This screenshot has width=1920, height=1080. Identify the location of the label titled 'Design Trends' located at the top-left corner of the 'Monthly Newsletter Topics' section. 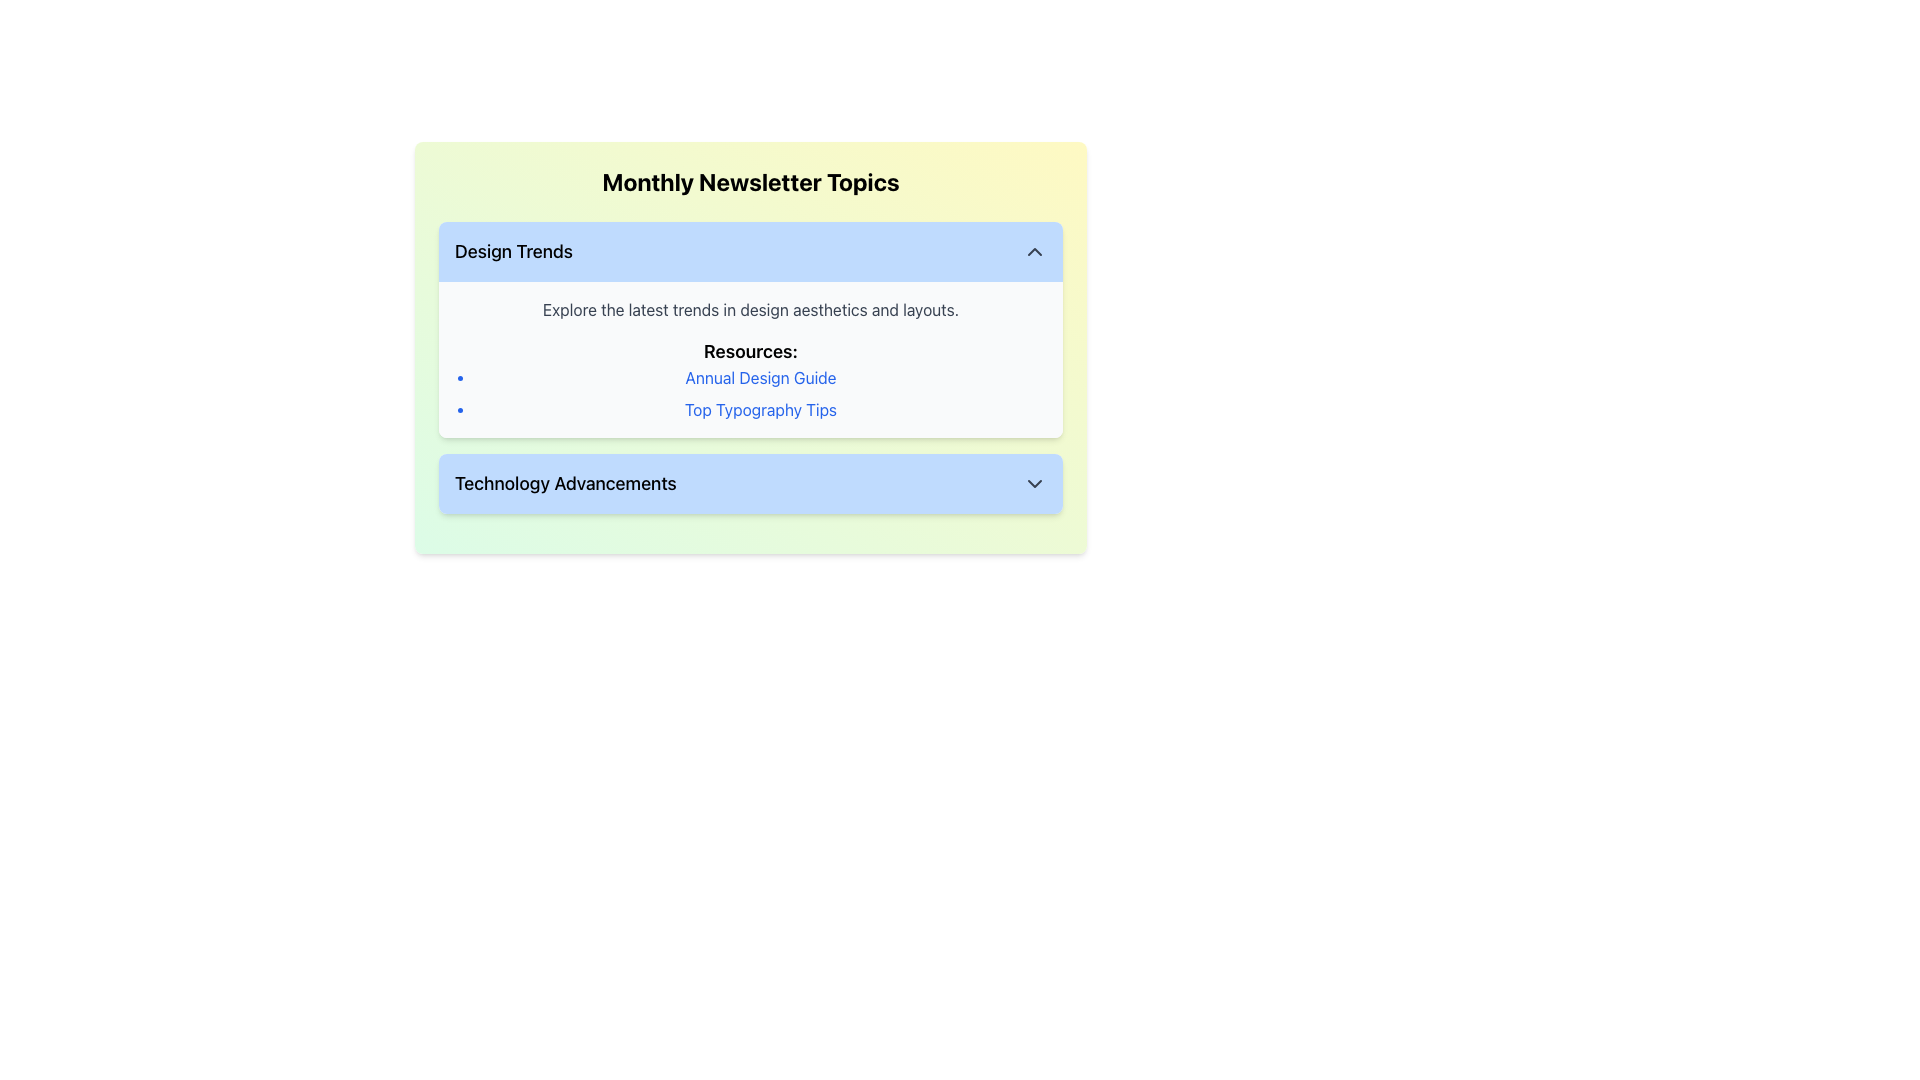
(513, 250).